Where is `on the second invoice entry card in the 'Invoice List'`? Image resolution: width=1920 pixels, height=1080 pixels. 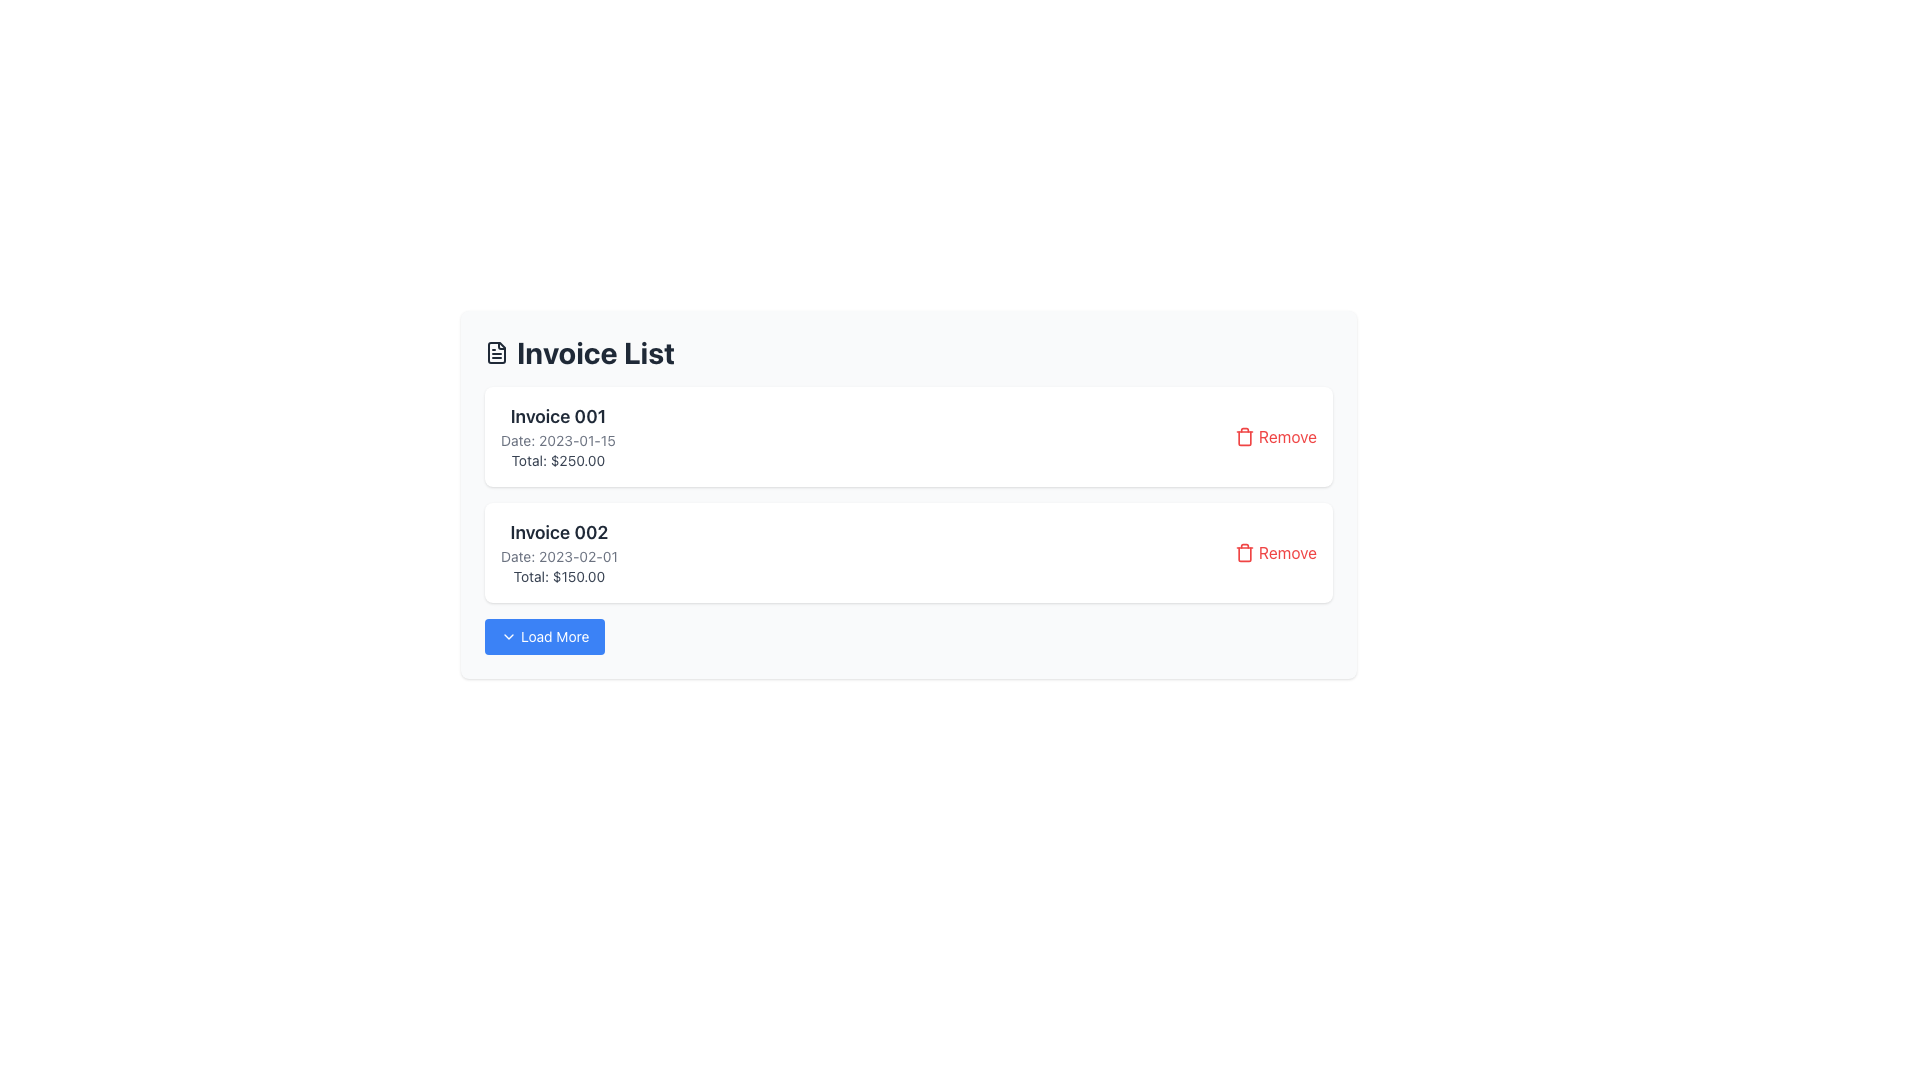 on the second invoice entry card in the 'Invoice List' is located at coordinates (907, 552).